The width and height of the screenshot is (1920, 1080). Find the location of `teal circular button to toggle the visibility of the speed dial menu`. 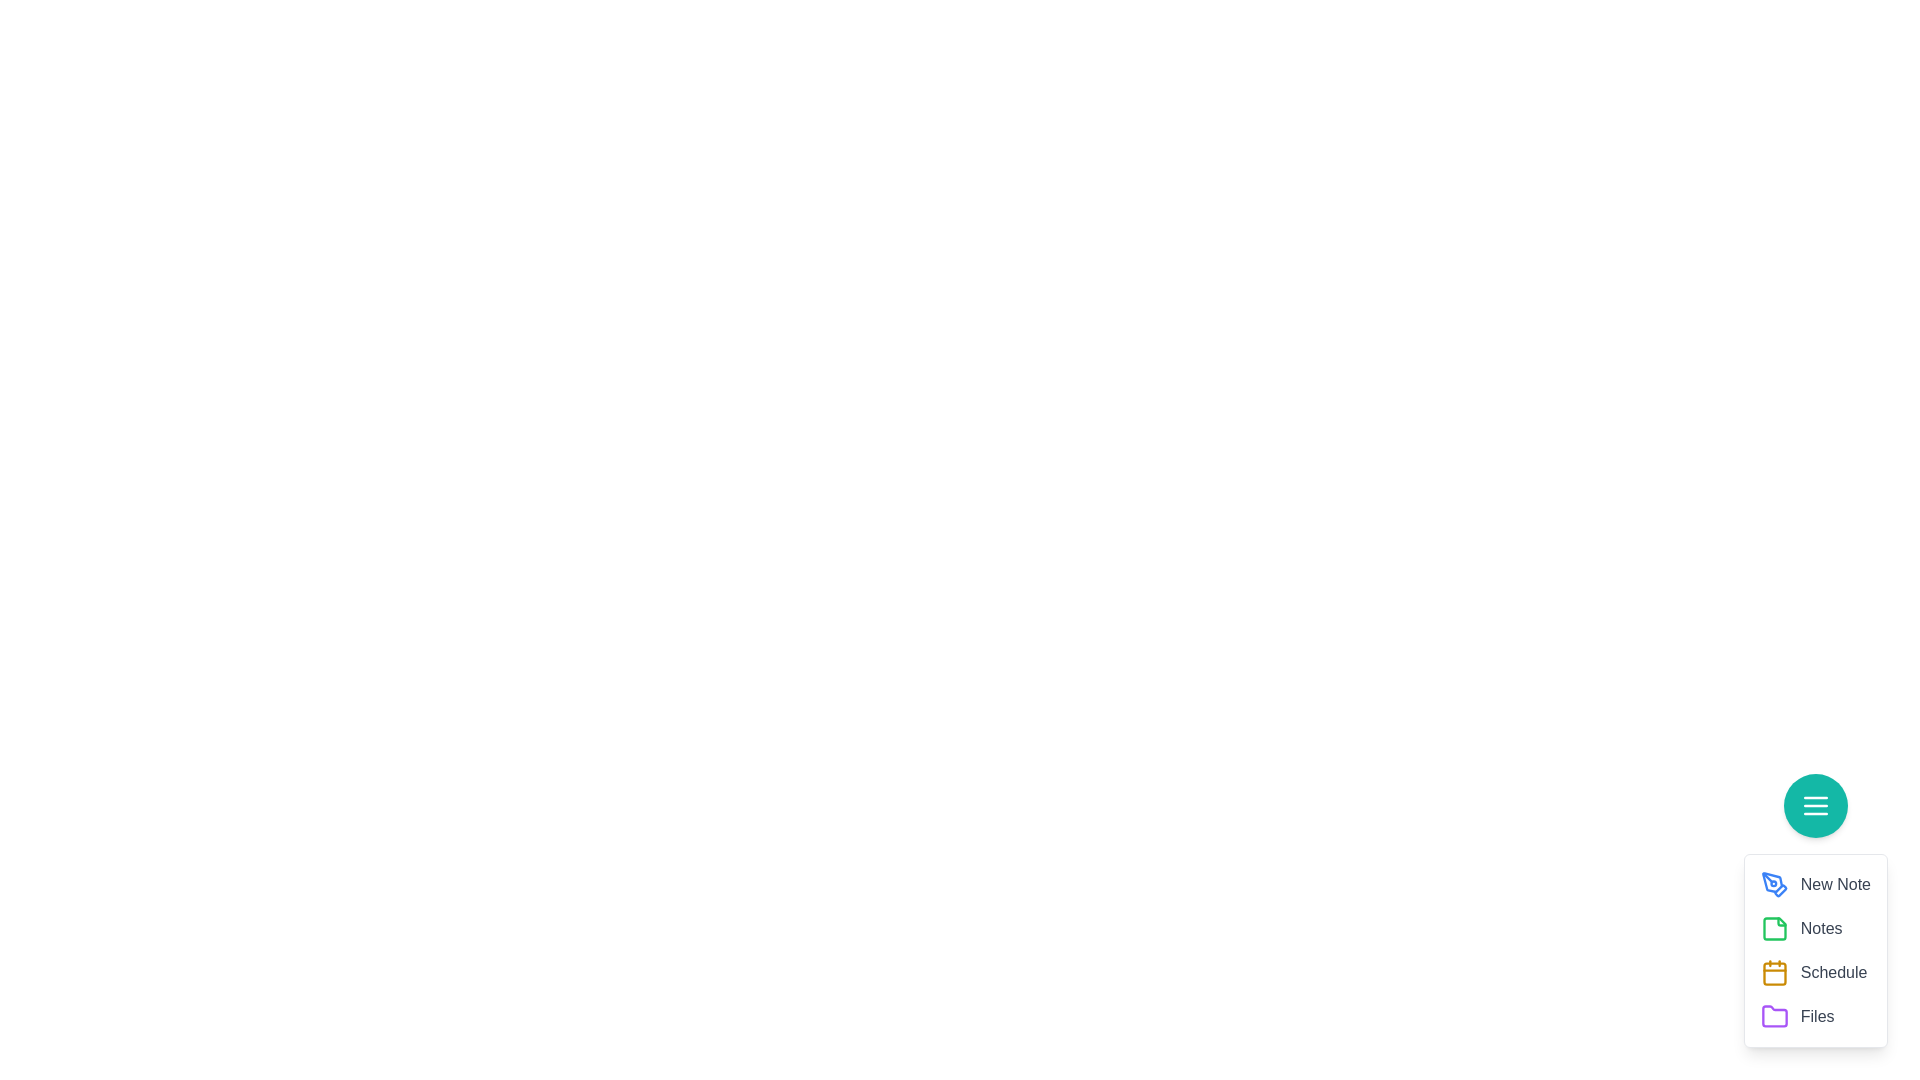

teal circular button to toggle the visibility of the speed dial menu is located at coordinates (1815, 805).